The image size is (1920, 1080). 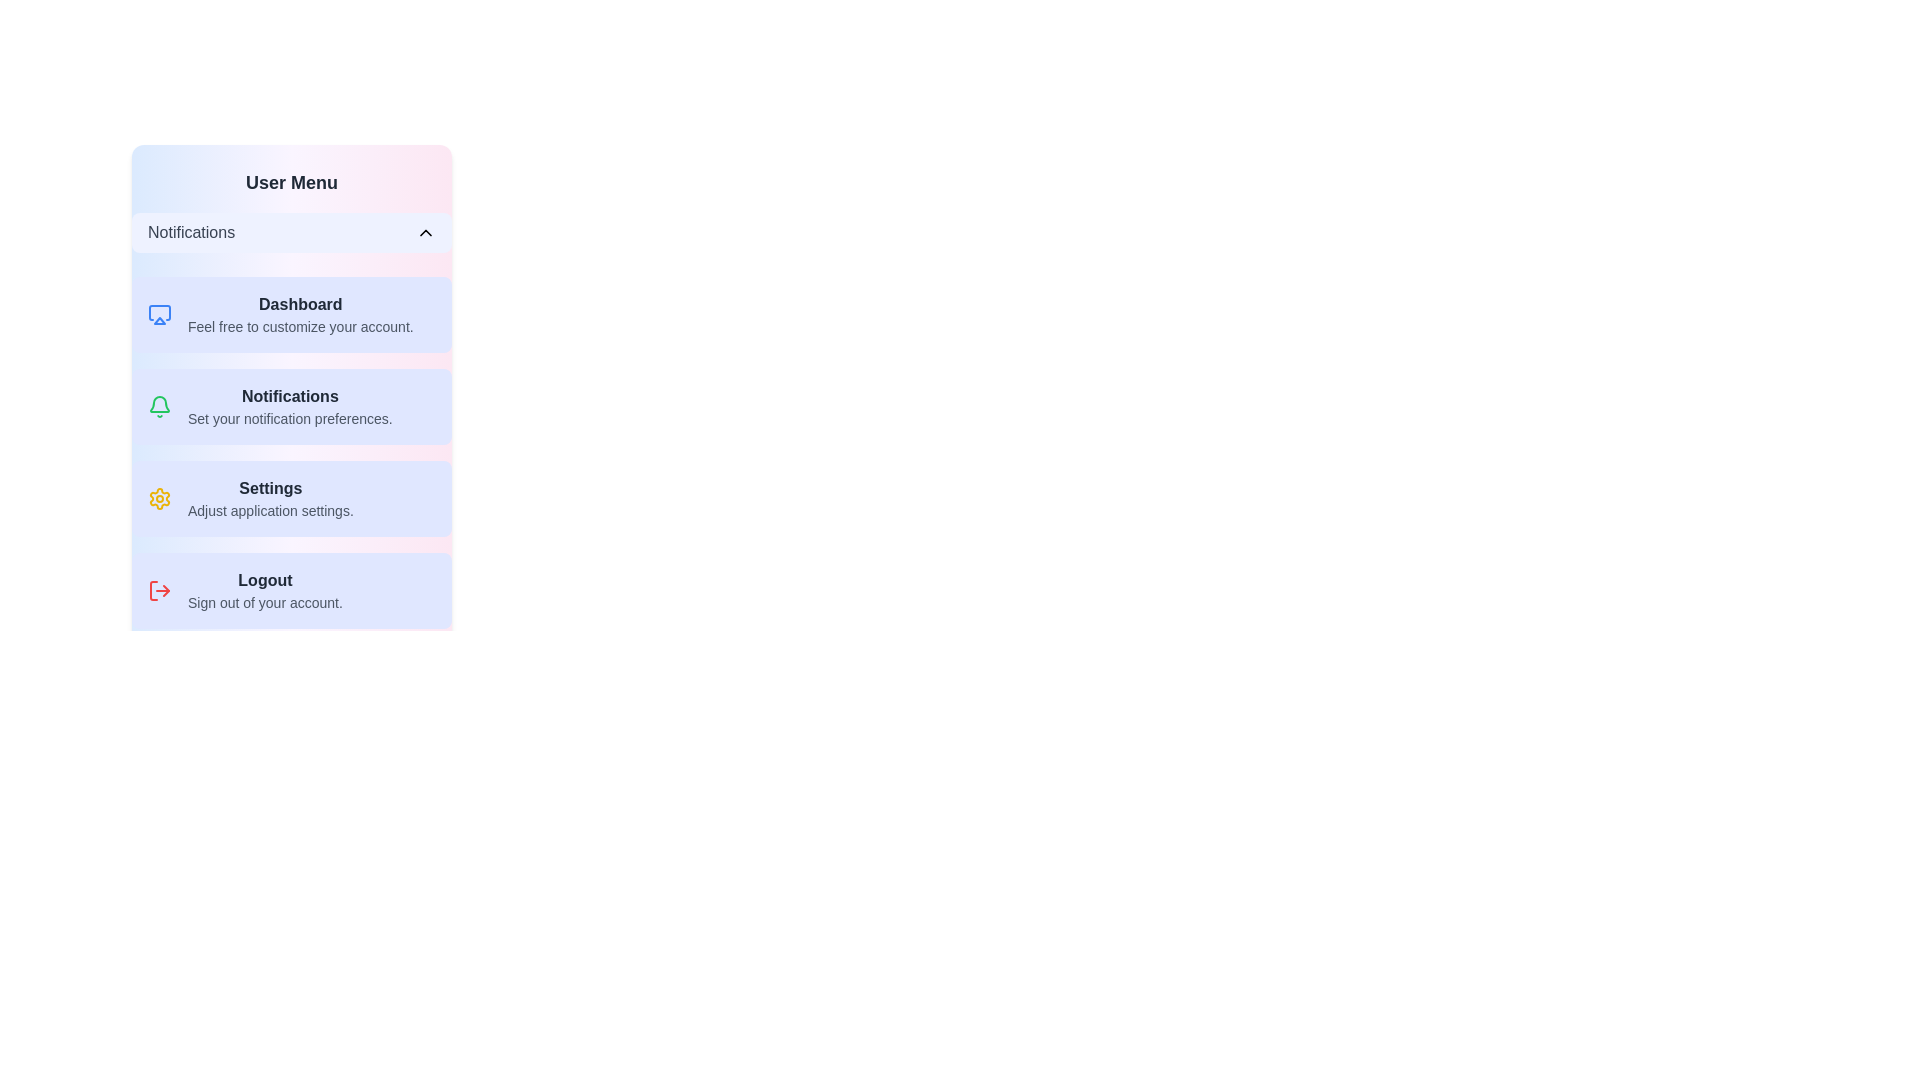 What do you see at coordinates (291, 497) in the screenshot?
I see `the menu item Settings to set it as the active option` at bounding box center [291, 497].